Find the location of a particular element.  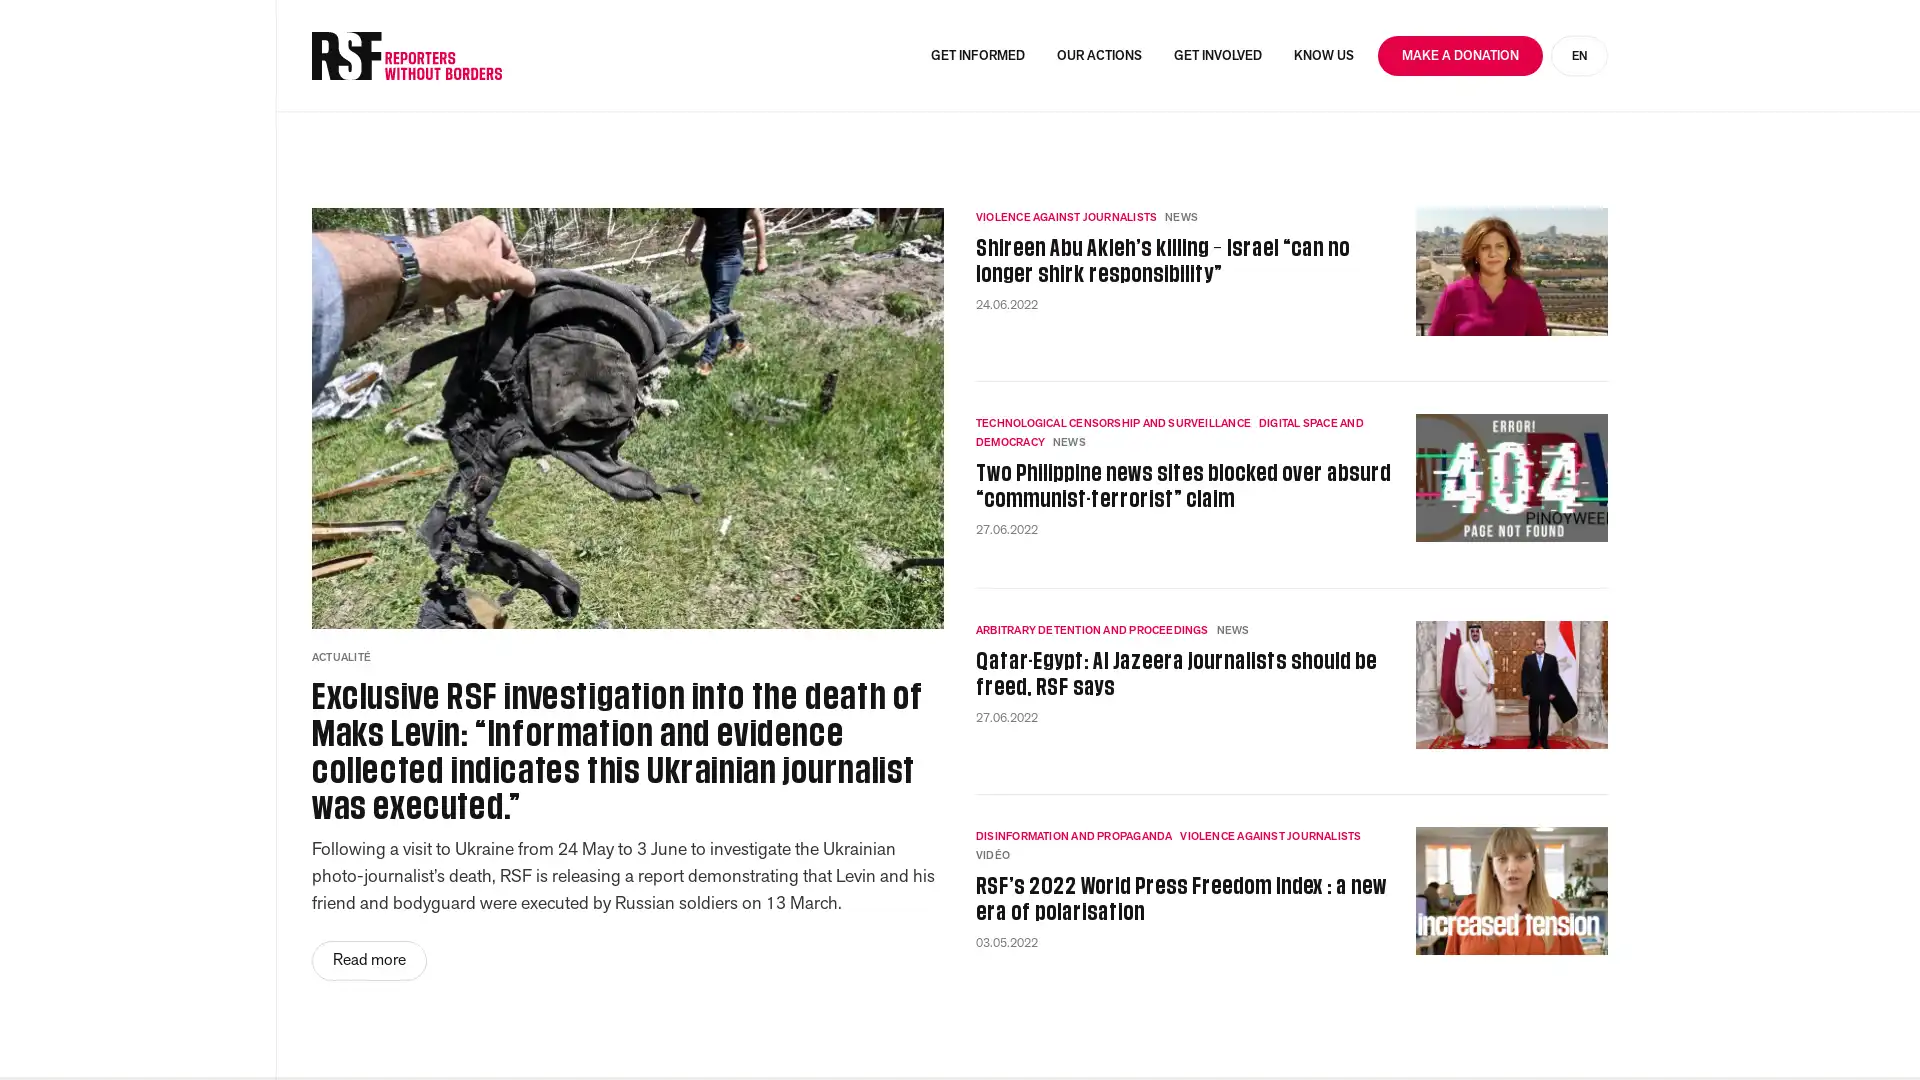

Personalise (modal window) is located at coordinates (1614, 1028).